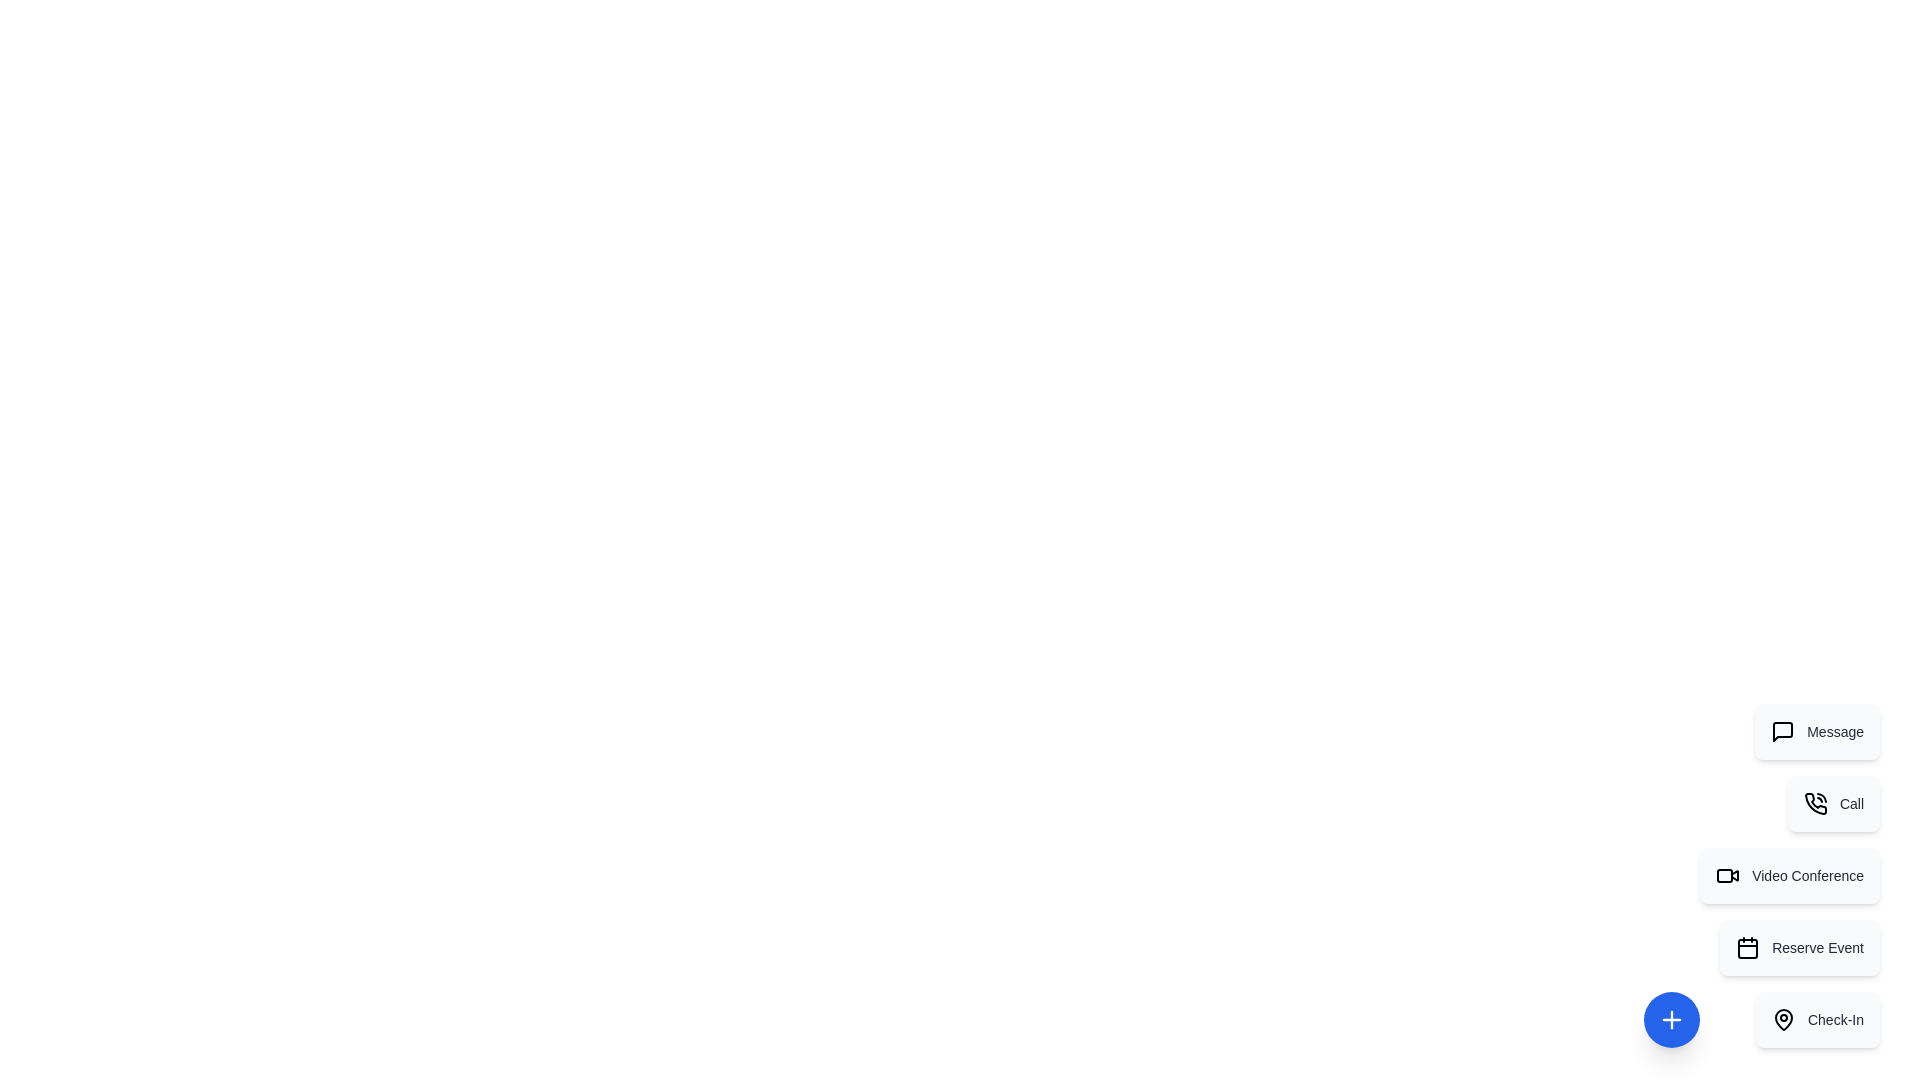 This screenshot has height=1080, width=1920. Describe the element at coordinates (1800, 947) in the screenshot. I see `the action item labeled Reserve Event` at that location.